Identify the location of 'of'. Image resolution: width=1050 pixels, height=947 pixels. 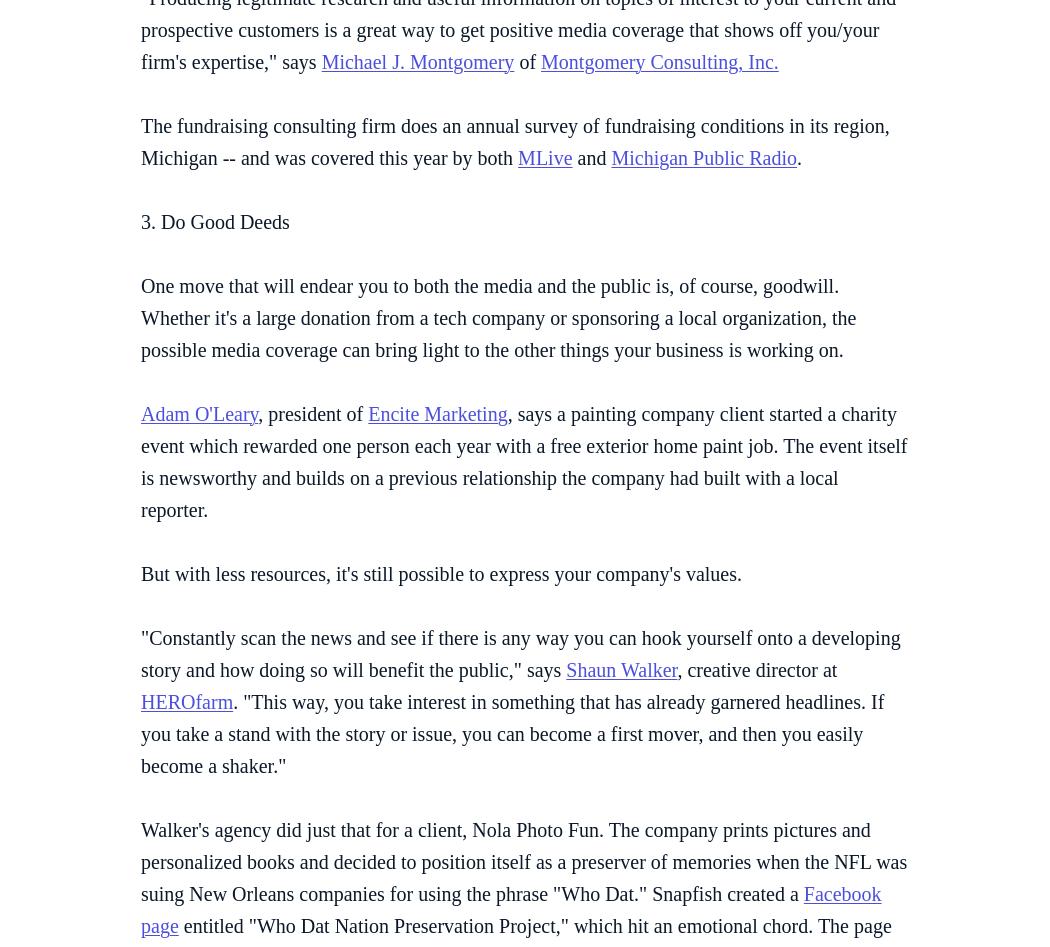
(527, 60).